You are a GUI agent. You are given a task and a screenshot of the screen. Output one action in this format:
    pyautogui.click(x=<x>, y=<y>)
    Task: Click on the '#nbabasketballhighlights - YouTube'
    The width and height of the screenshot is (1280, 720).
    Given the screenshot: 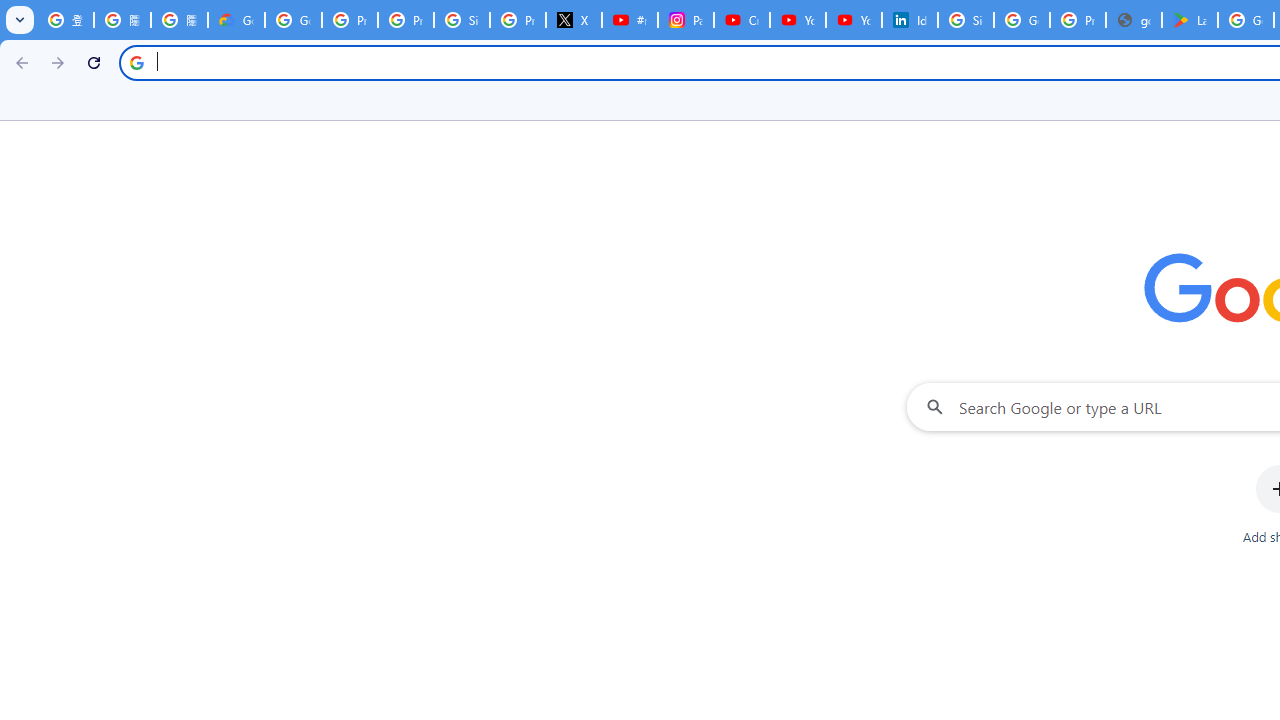 What is the action you would take?
    pyautogui.click(x=628, y=20)
    